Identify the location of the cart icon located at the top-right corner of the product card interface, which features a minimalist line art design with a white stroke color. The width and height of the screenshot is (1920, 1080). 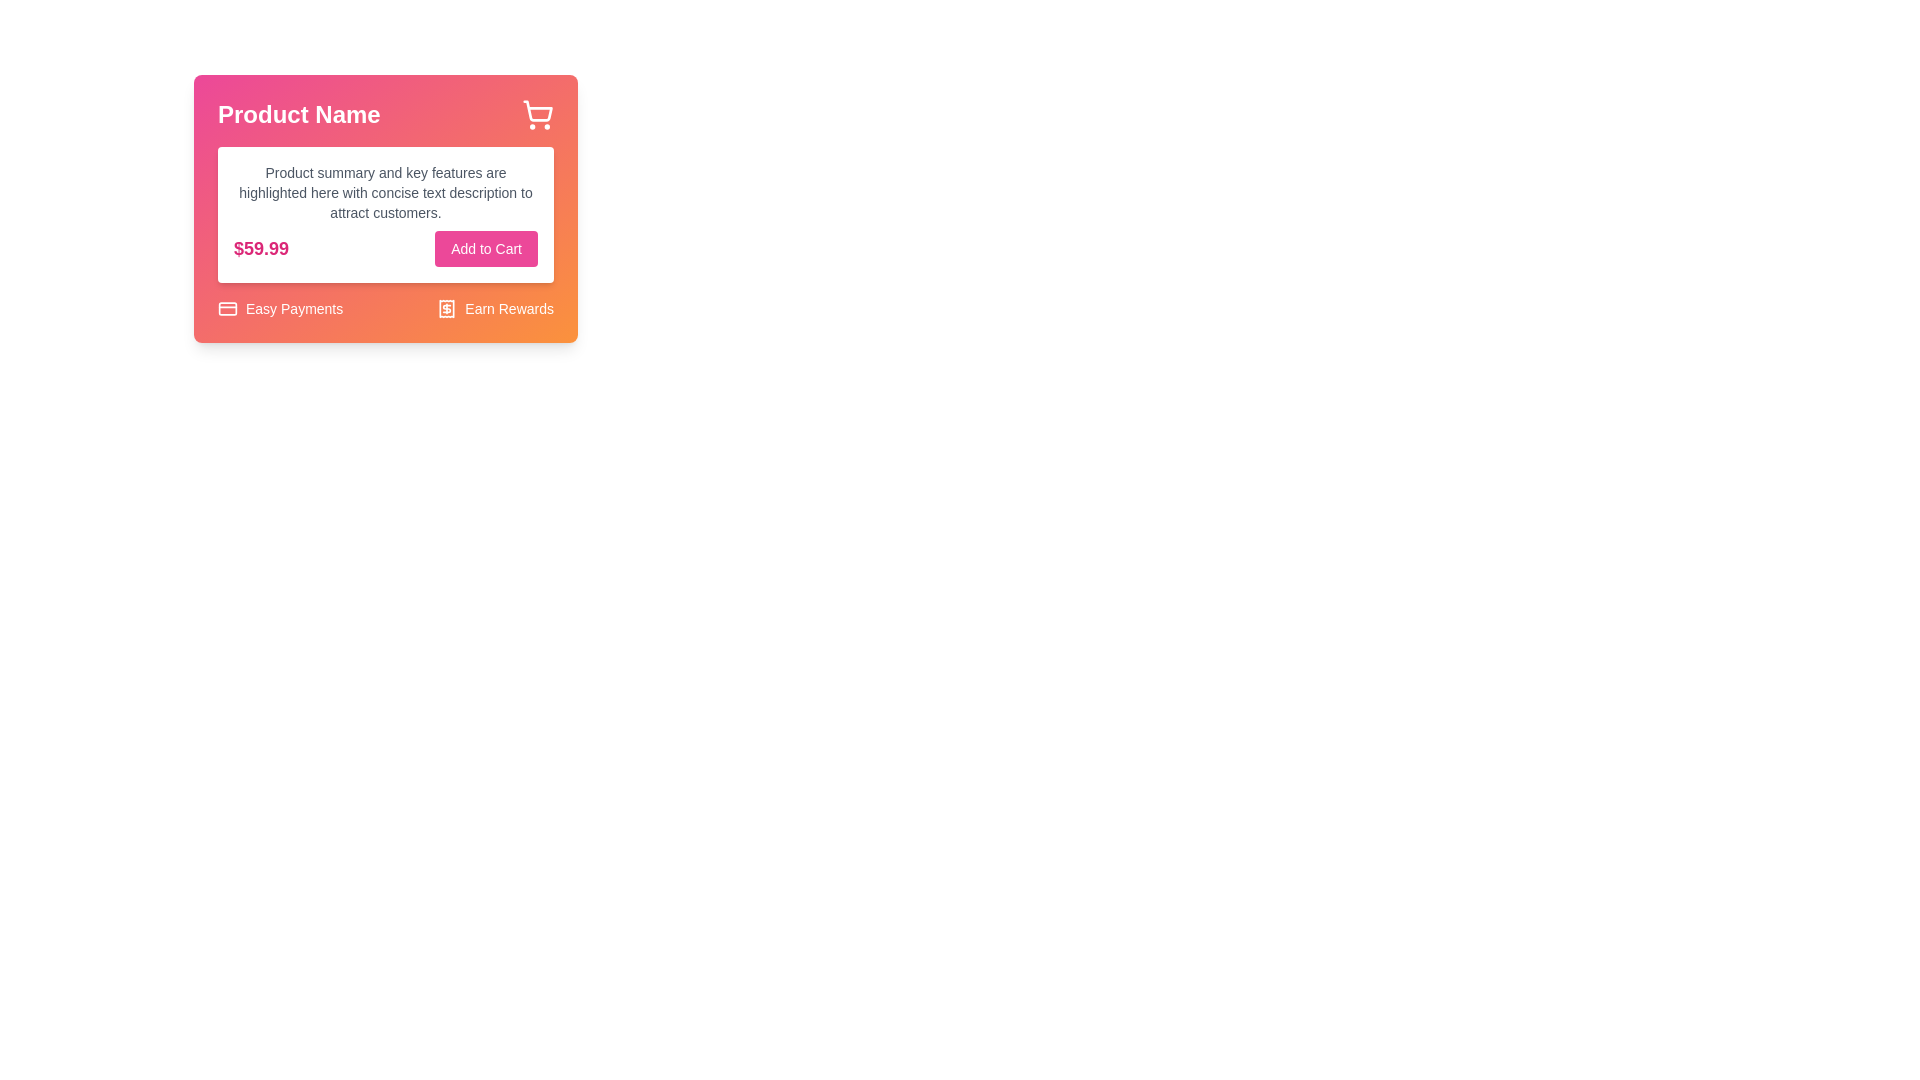
(538, 111).